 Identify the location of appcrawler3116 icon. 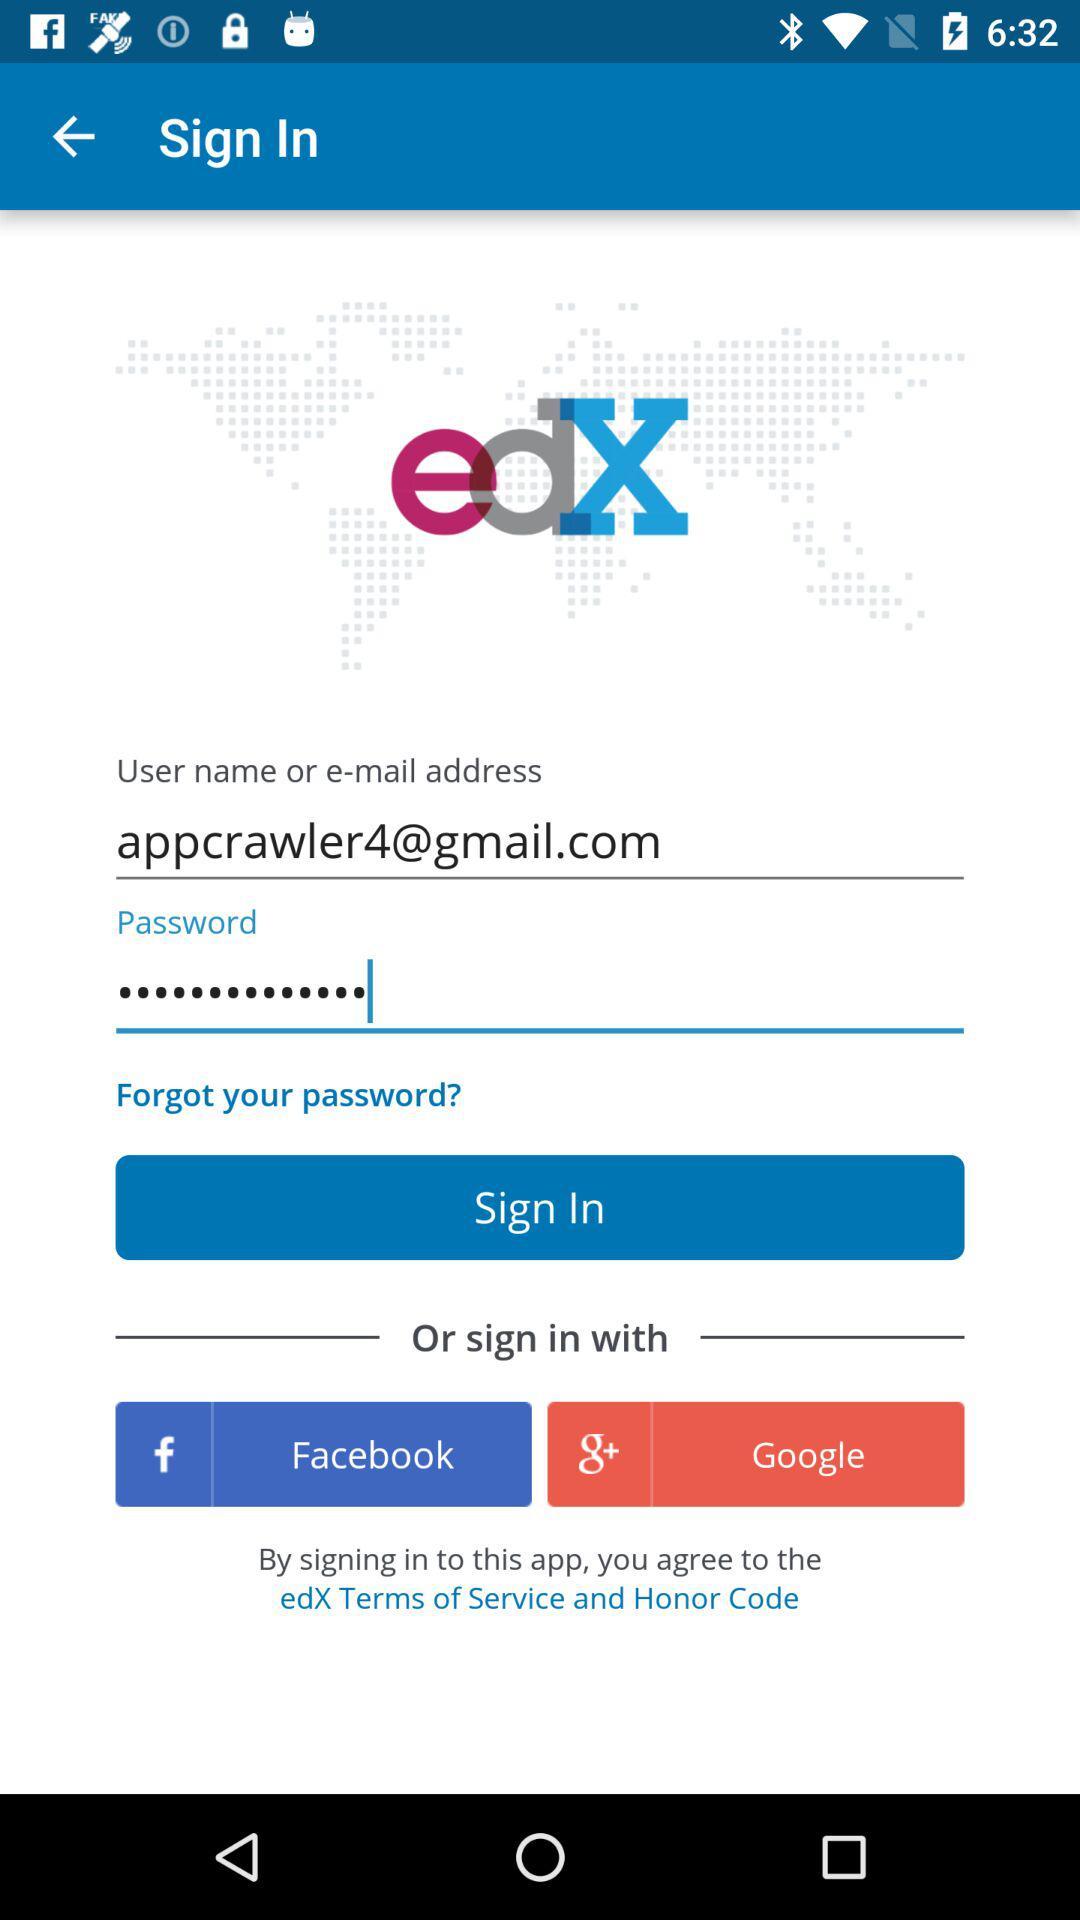
(540, 992).